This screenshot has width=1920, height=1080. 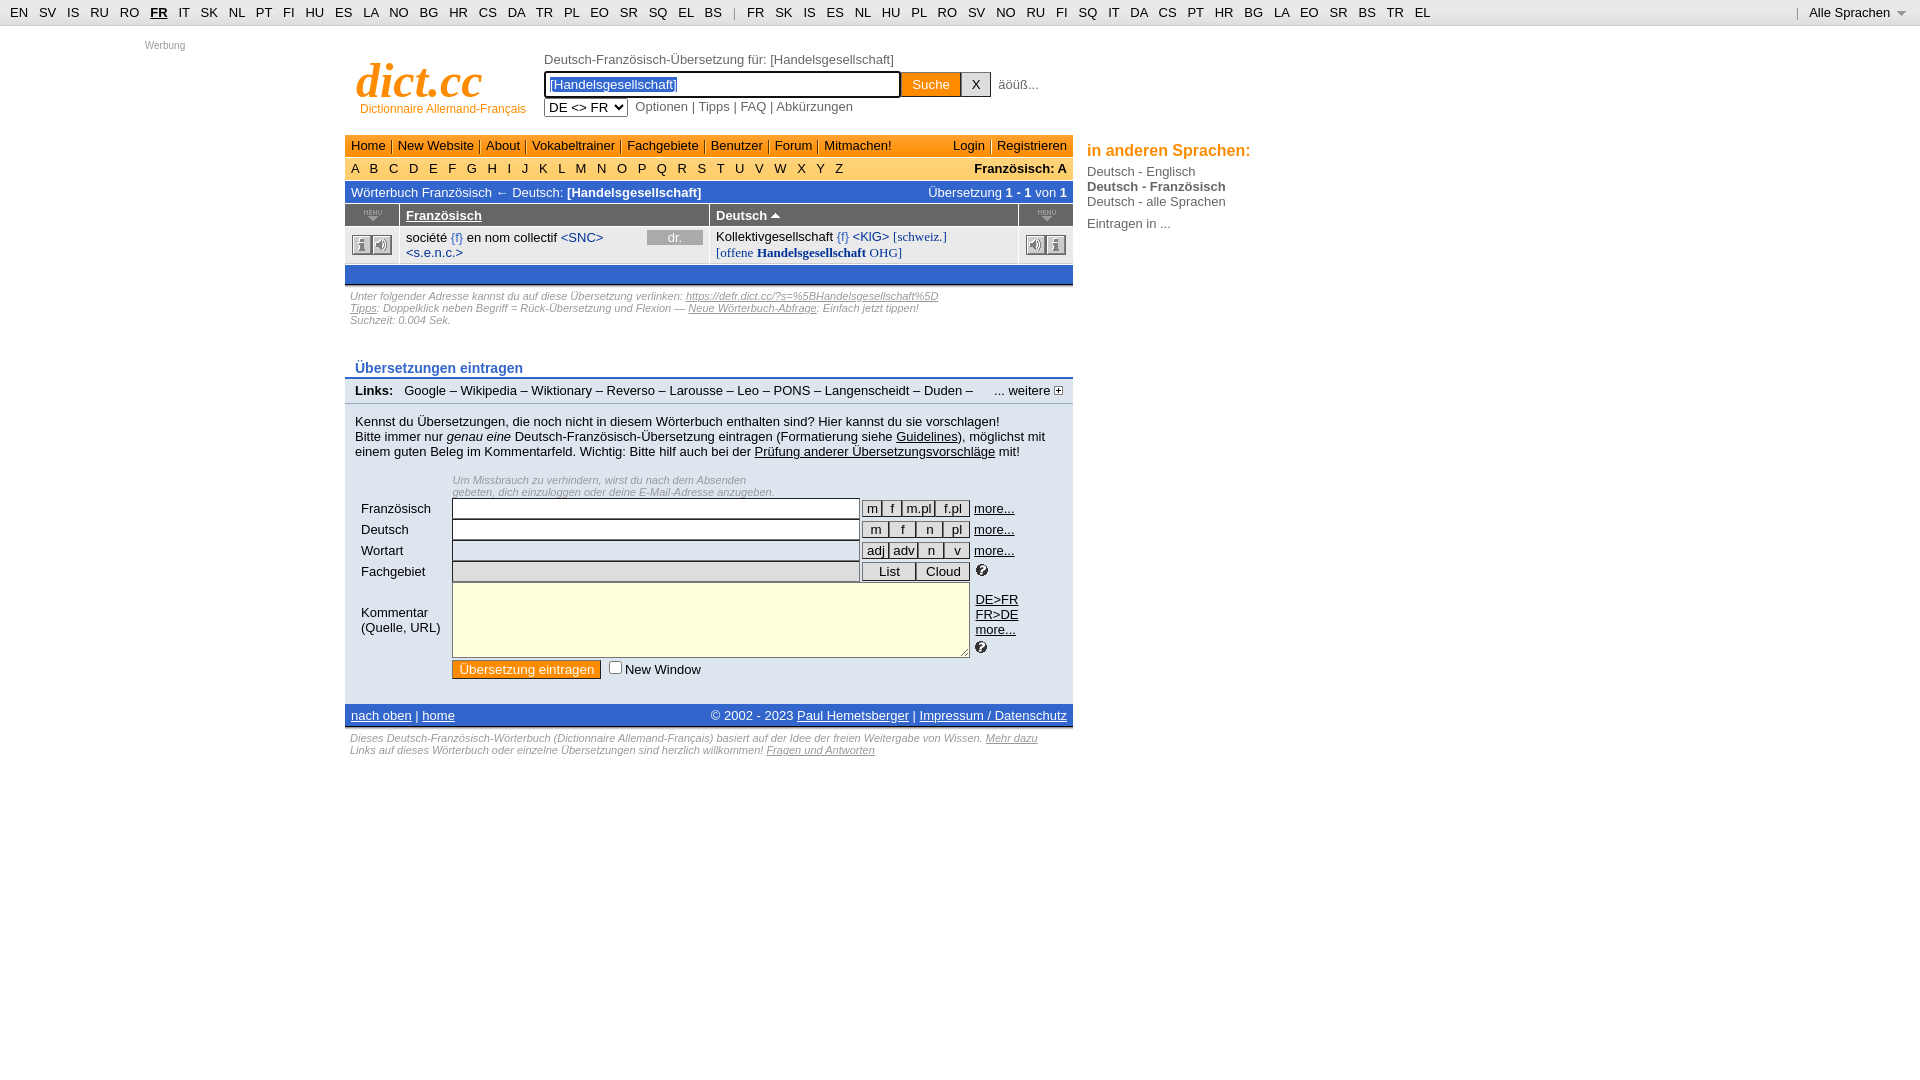 What do you see at coordinates (1856, 12) in the screenshot?
I see `'Alle Sprachen '` at bounding box center [1856, 12].